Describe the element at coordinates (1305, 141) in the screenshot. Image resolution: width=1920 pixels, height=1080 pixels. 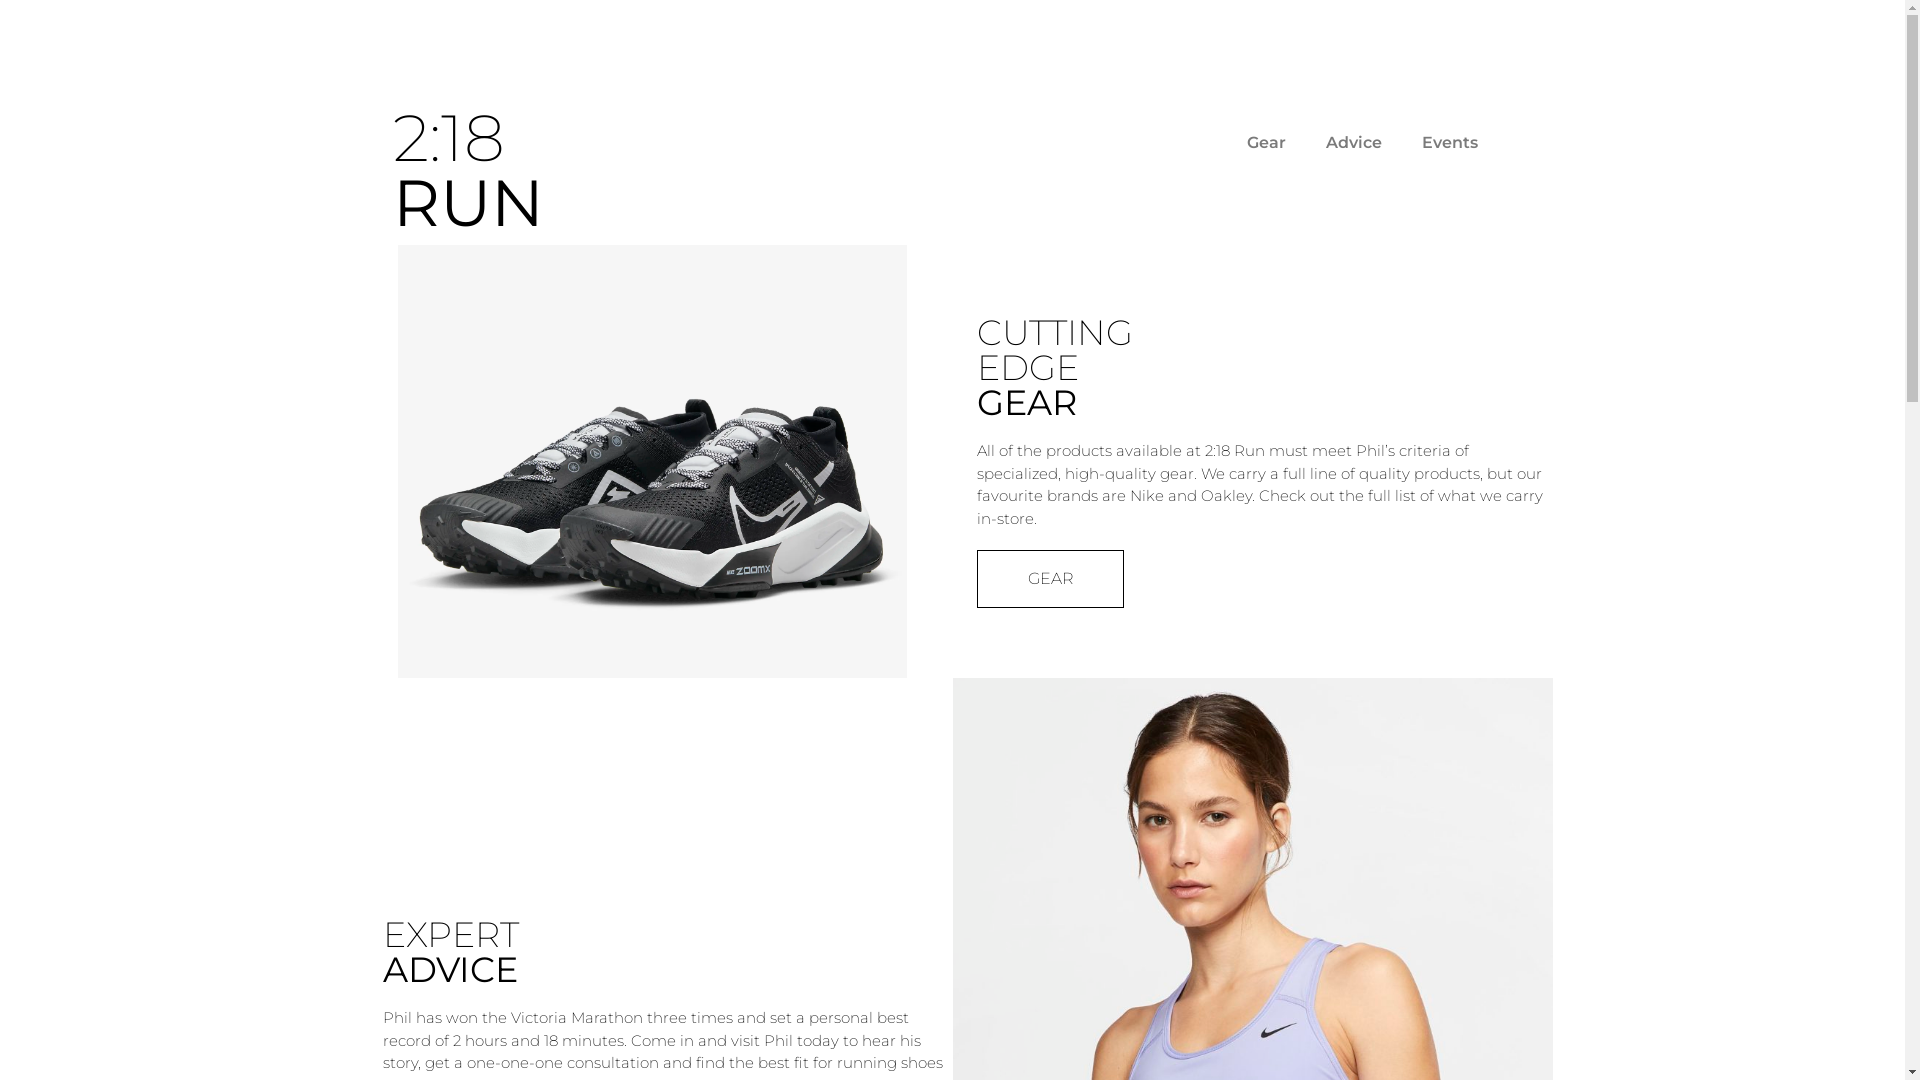
I see `'Advice'` at that location.